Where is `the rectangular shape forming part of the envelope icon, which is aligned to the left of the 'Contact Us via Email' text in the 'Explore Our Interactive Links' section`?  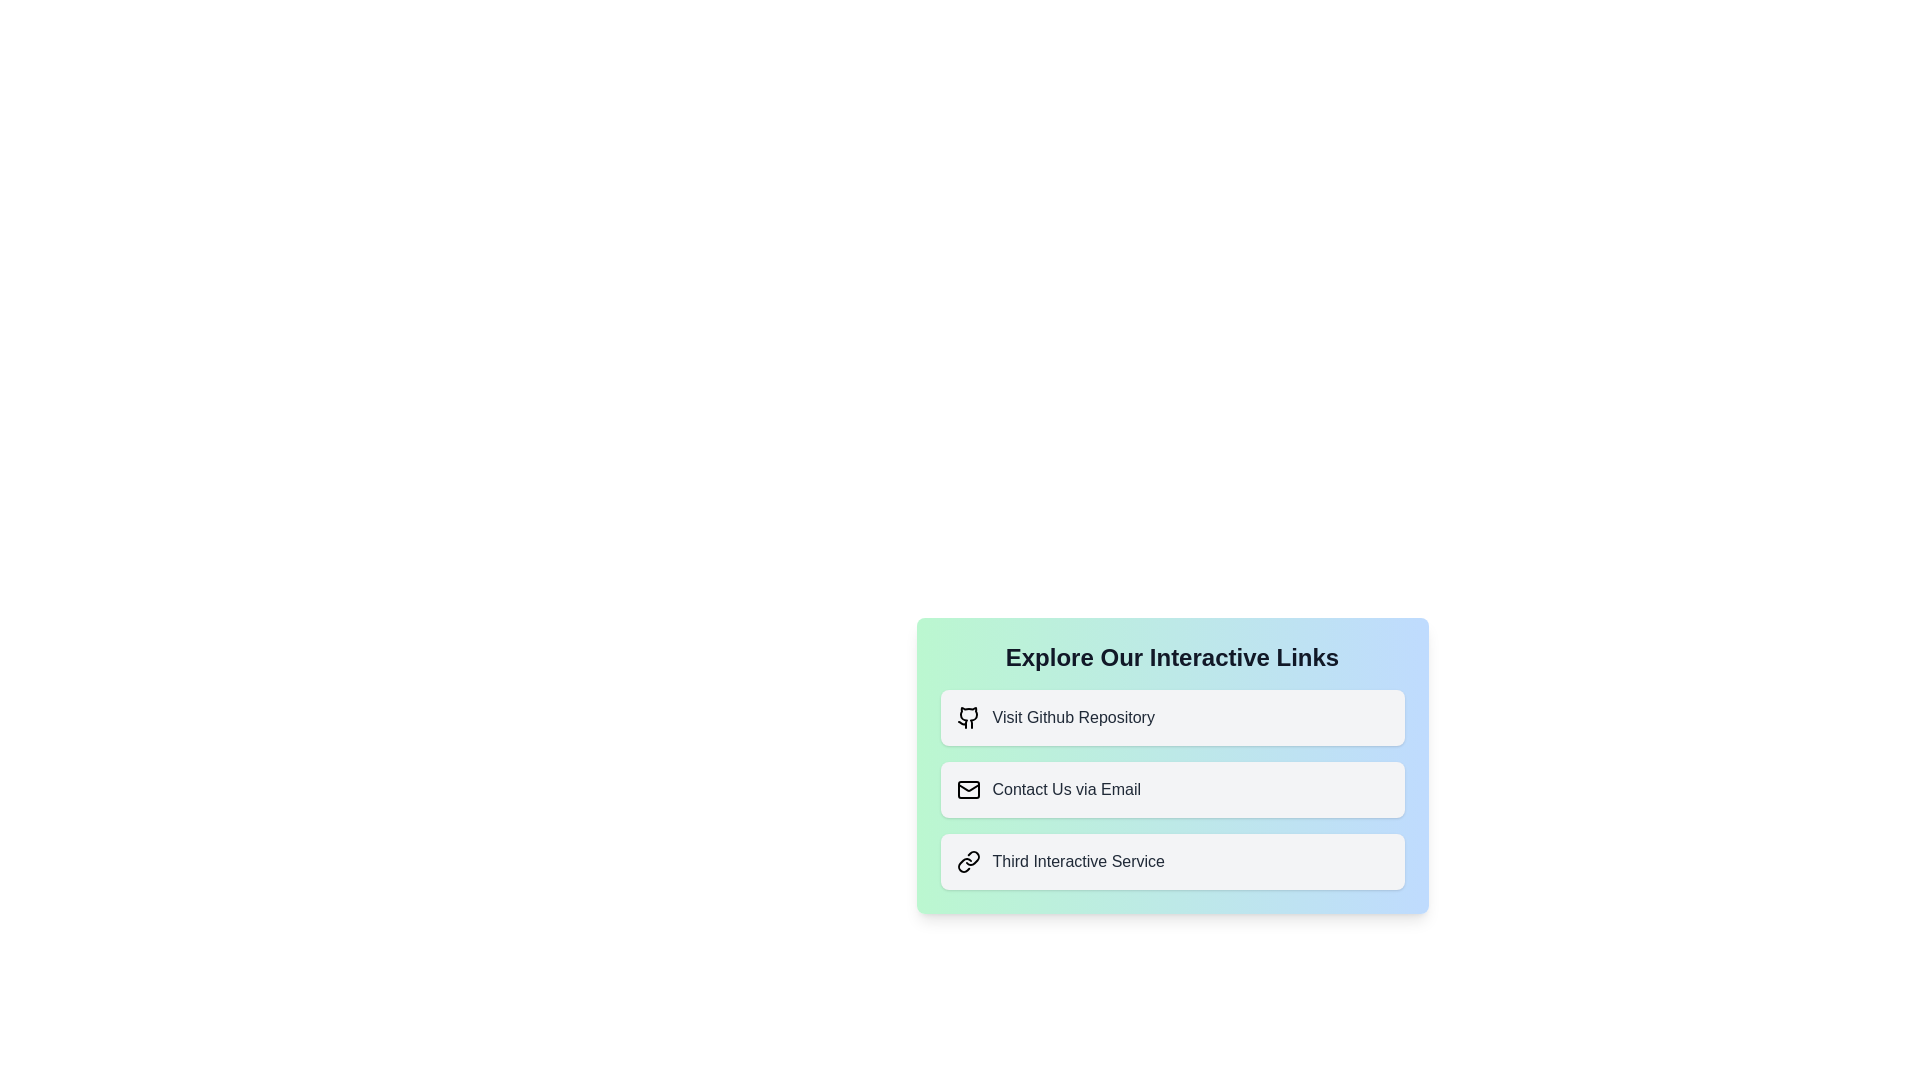
the rectangular shape forming part of the envelope icon, which is aligned to the left of the 'Contact Us via Email' text in the 'Explore Our Interactive Links' section is located at coordinates (968, 789).